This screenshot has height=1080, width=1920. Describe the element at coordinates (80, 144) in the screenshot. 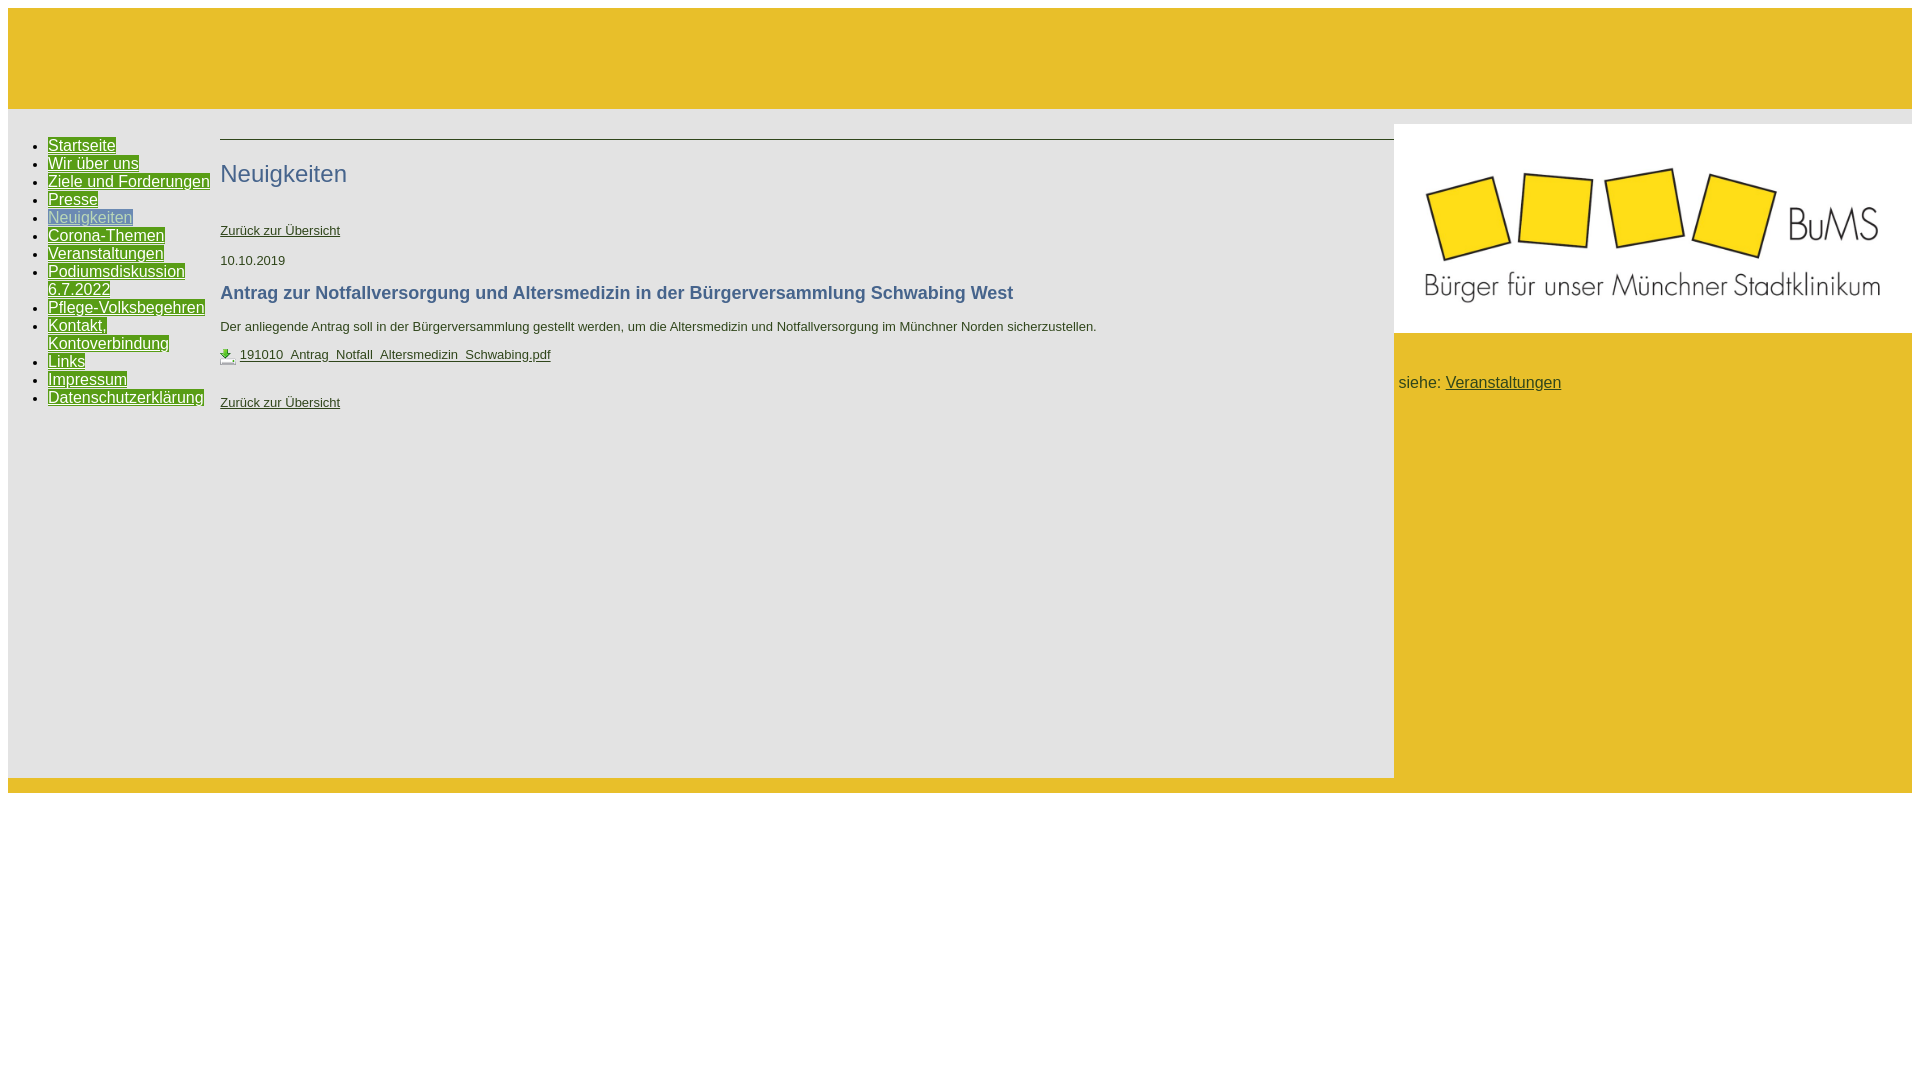

I see `'Startseite'` at that location.